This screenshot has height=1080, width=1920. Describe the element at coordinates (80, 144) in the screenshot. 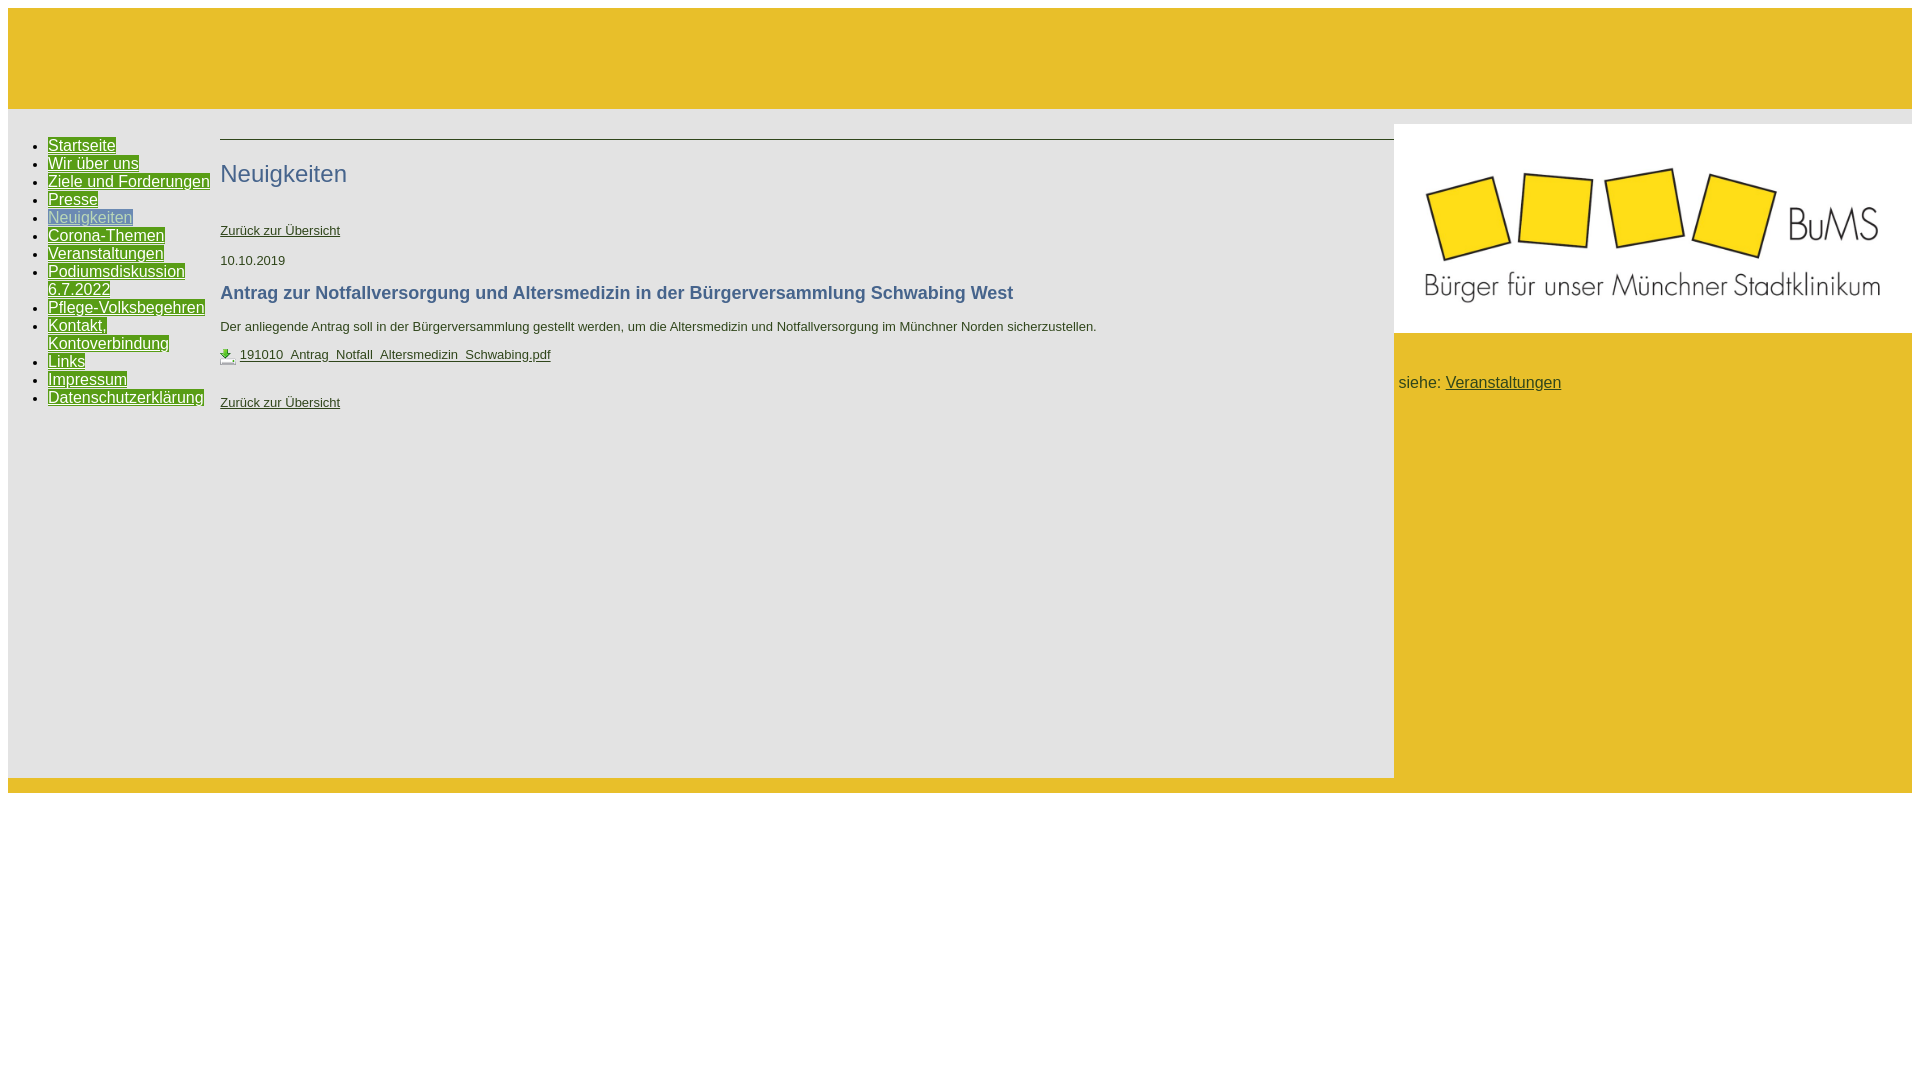

I see `'Startseite'` at that location.